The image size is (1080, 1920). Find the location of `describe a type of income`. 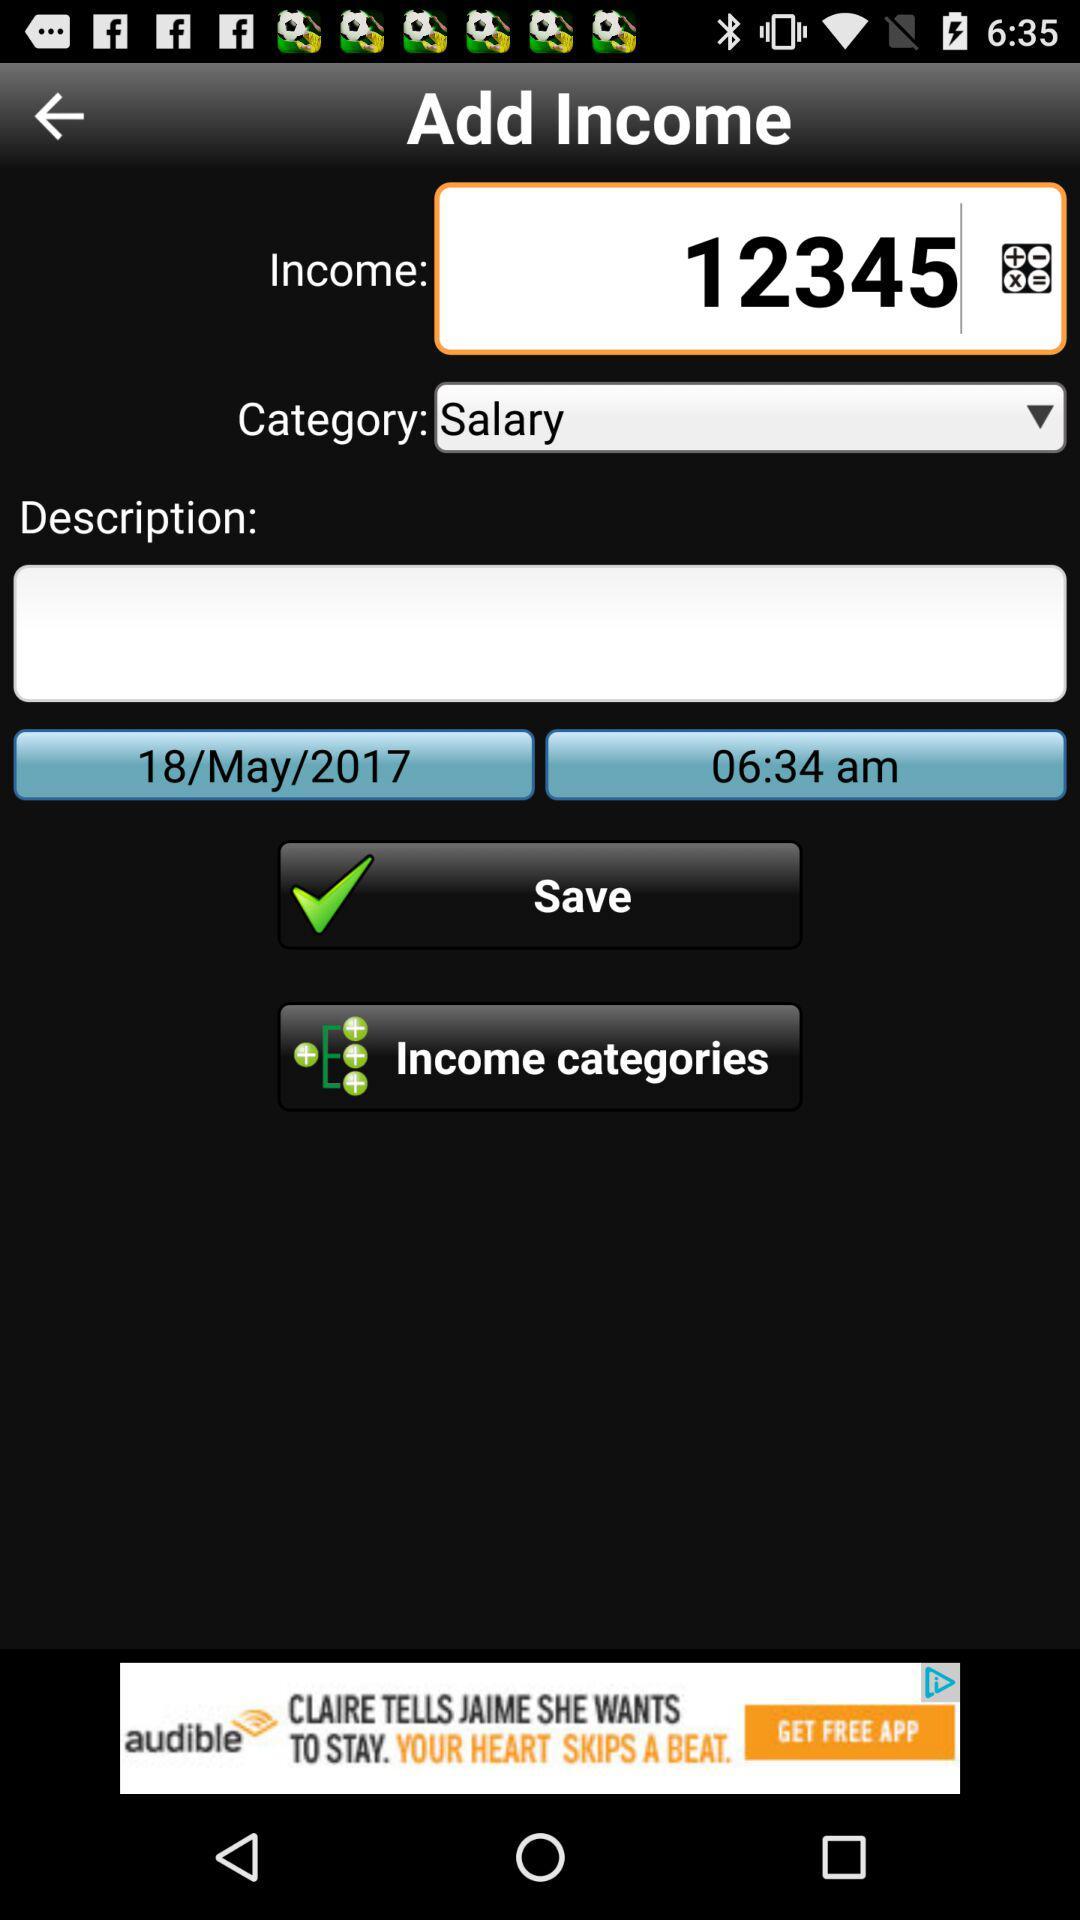

describe a type of income is located at coordinates (540, 632).